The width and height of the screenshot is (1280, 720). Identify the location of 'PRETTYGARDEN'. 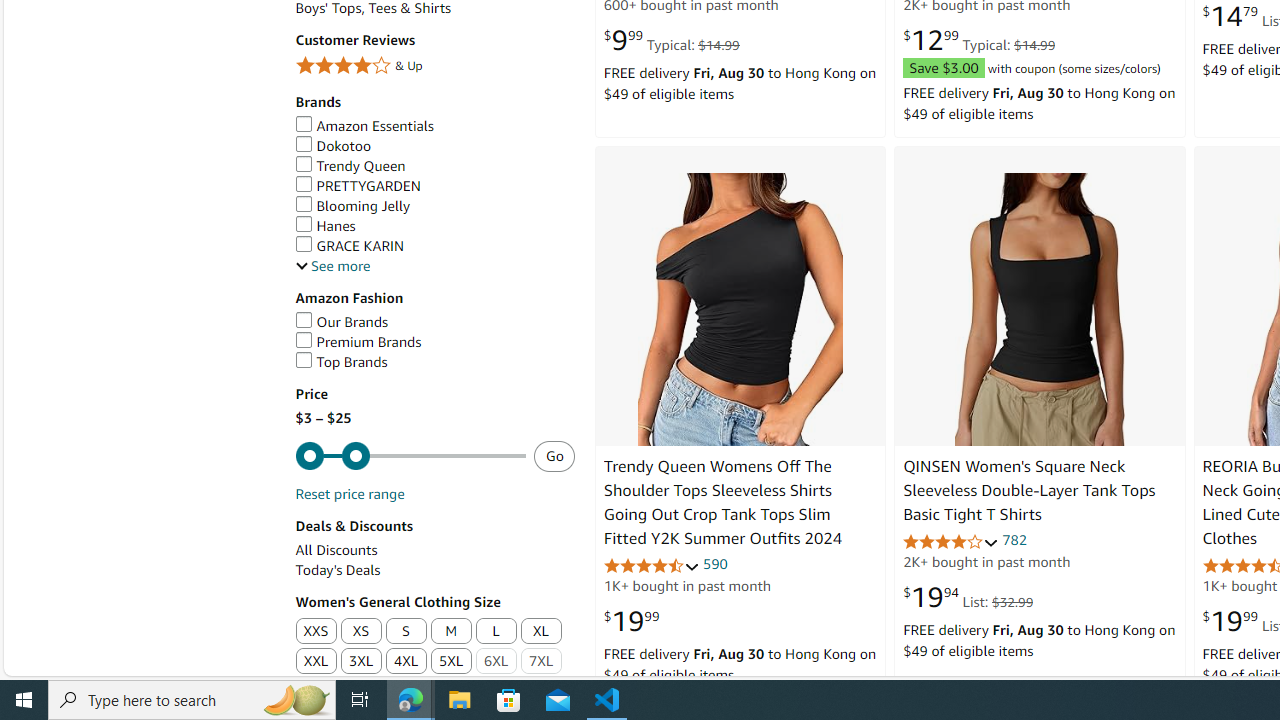
(357, 185).